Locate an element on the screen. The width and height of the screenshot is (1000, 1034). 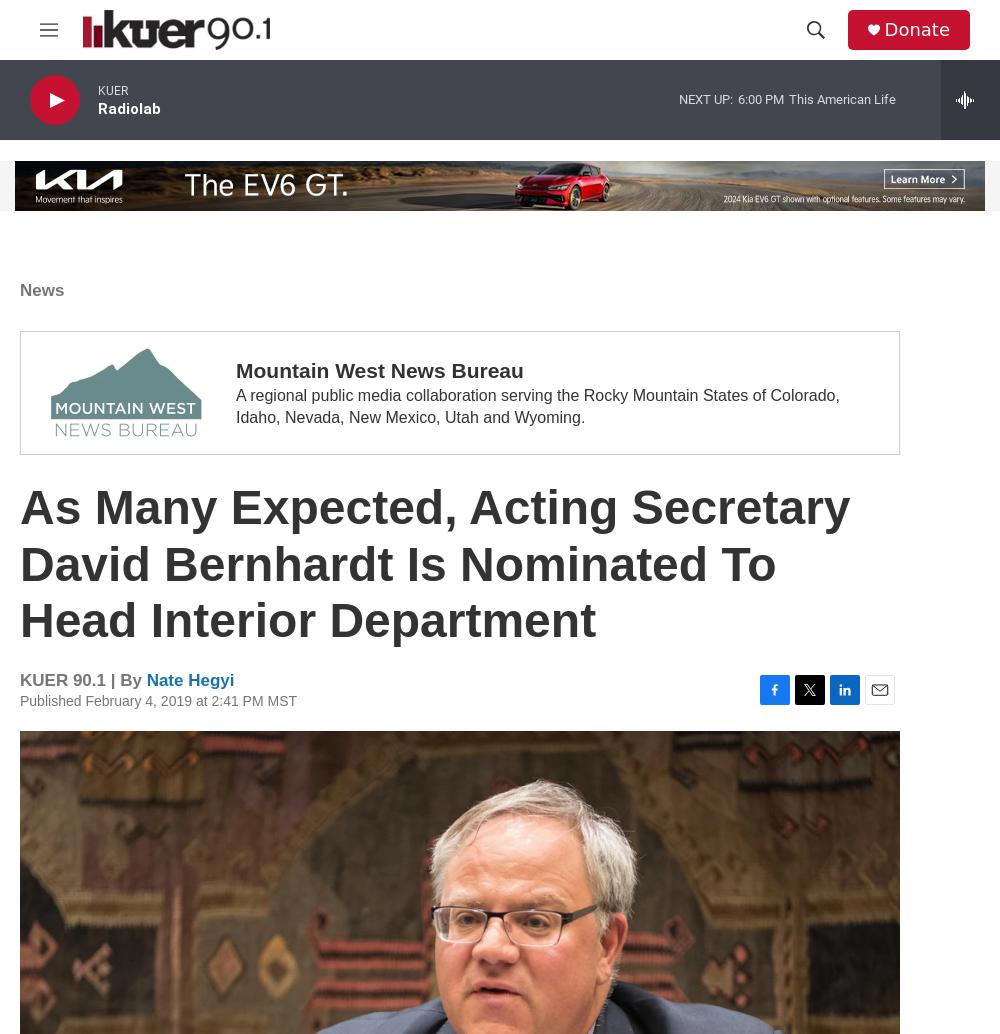
'KUER' is located at coordinates (97, 90).